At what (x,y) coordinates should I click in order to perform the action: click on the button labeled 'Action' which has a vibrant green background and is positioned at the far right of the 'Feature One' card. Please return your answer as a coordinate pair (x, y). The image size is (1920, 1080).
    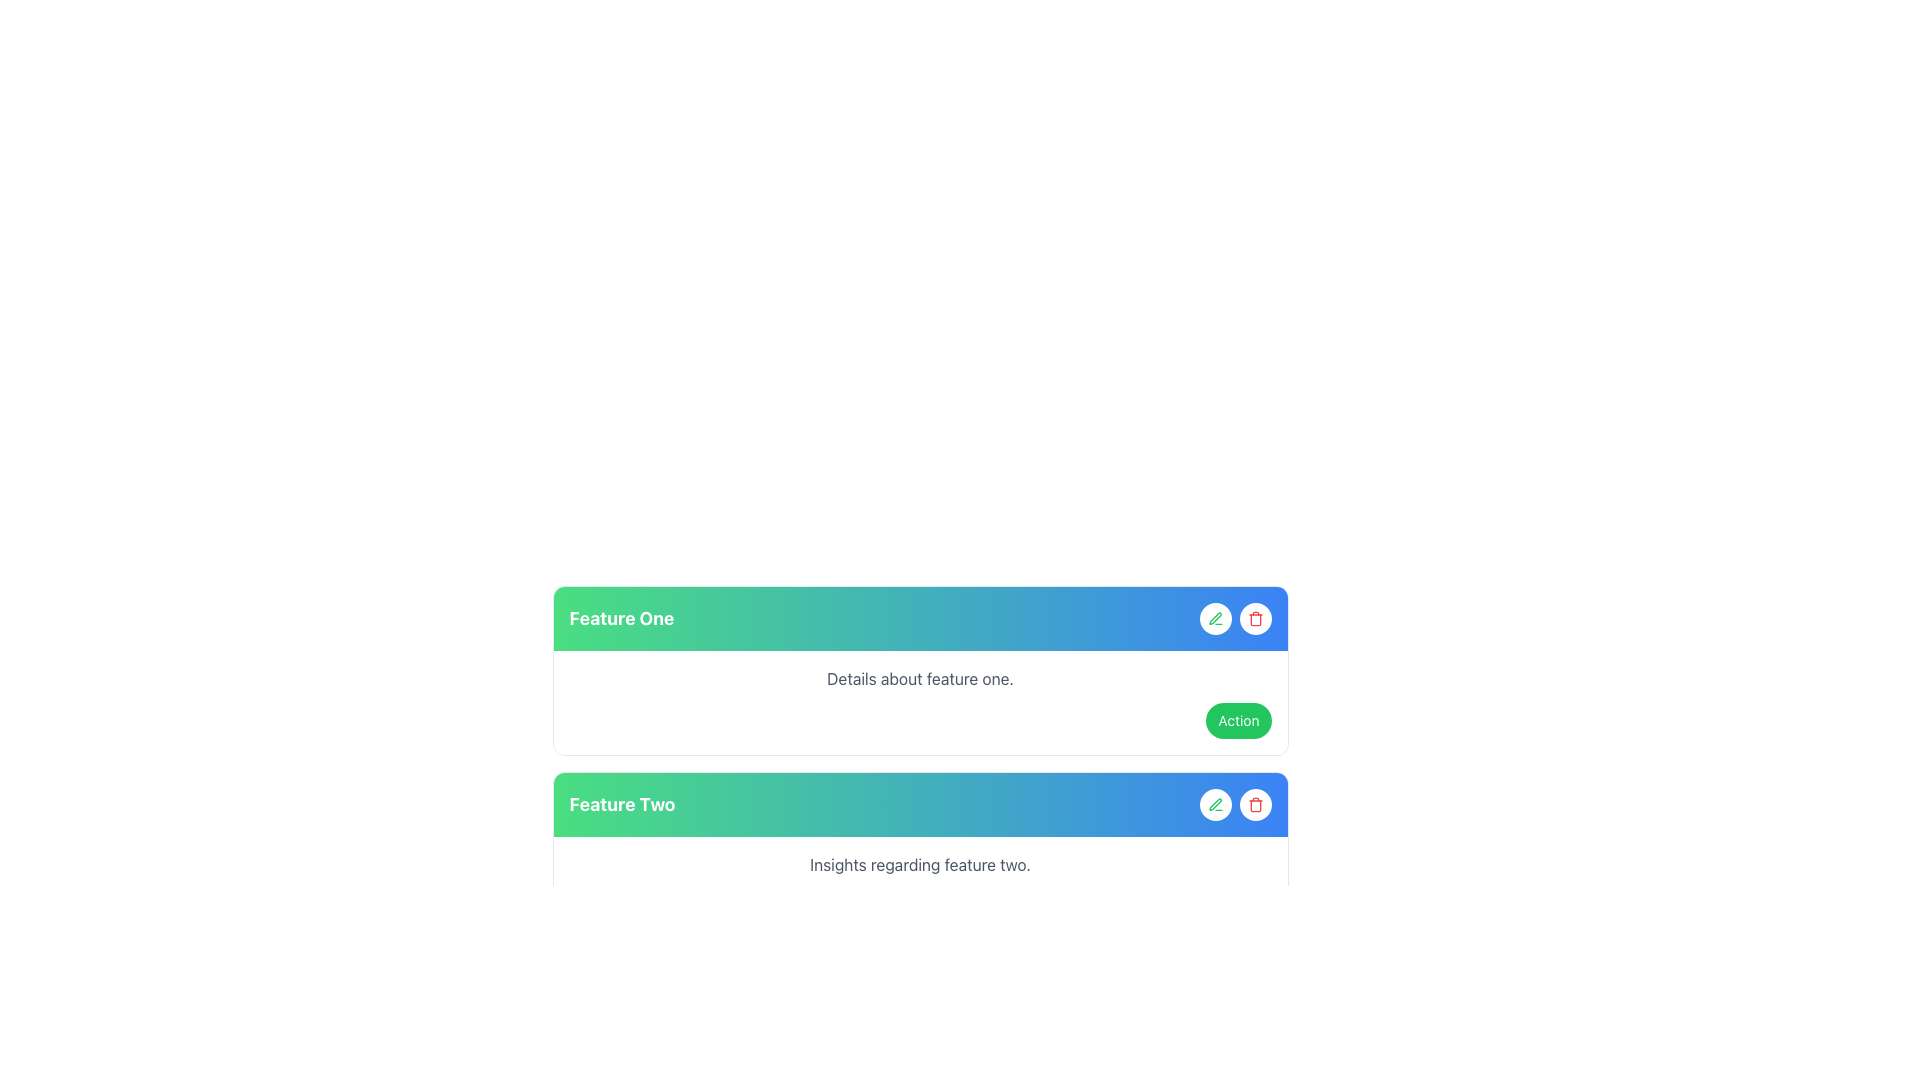
    Looking at the image, I should click on (1237, 721).